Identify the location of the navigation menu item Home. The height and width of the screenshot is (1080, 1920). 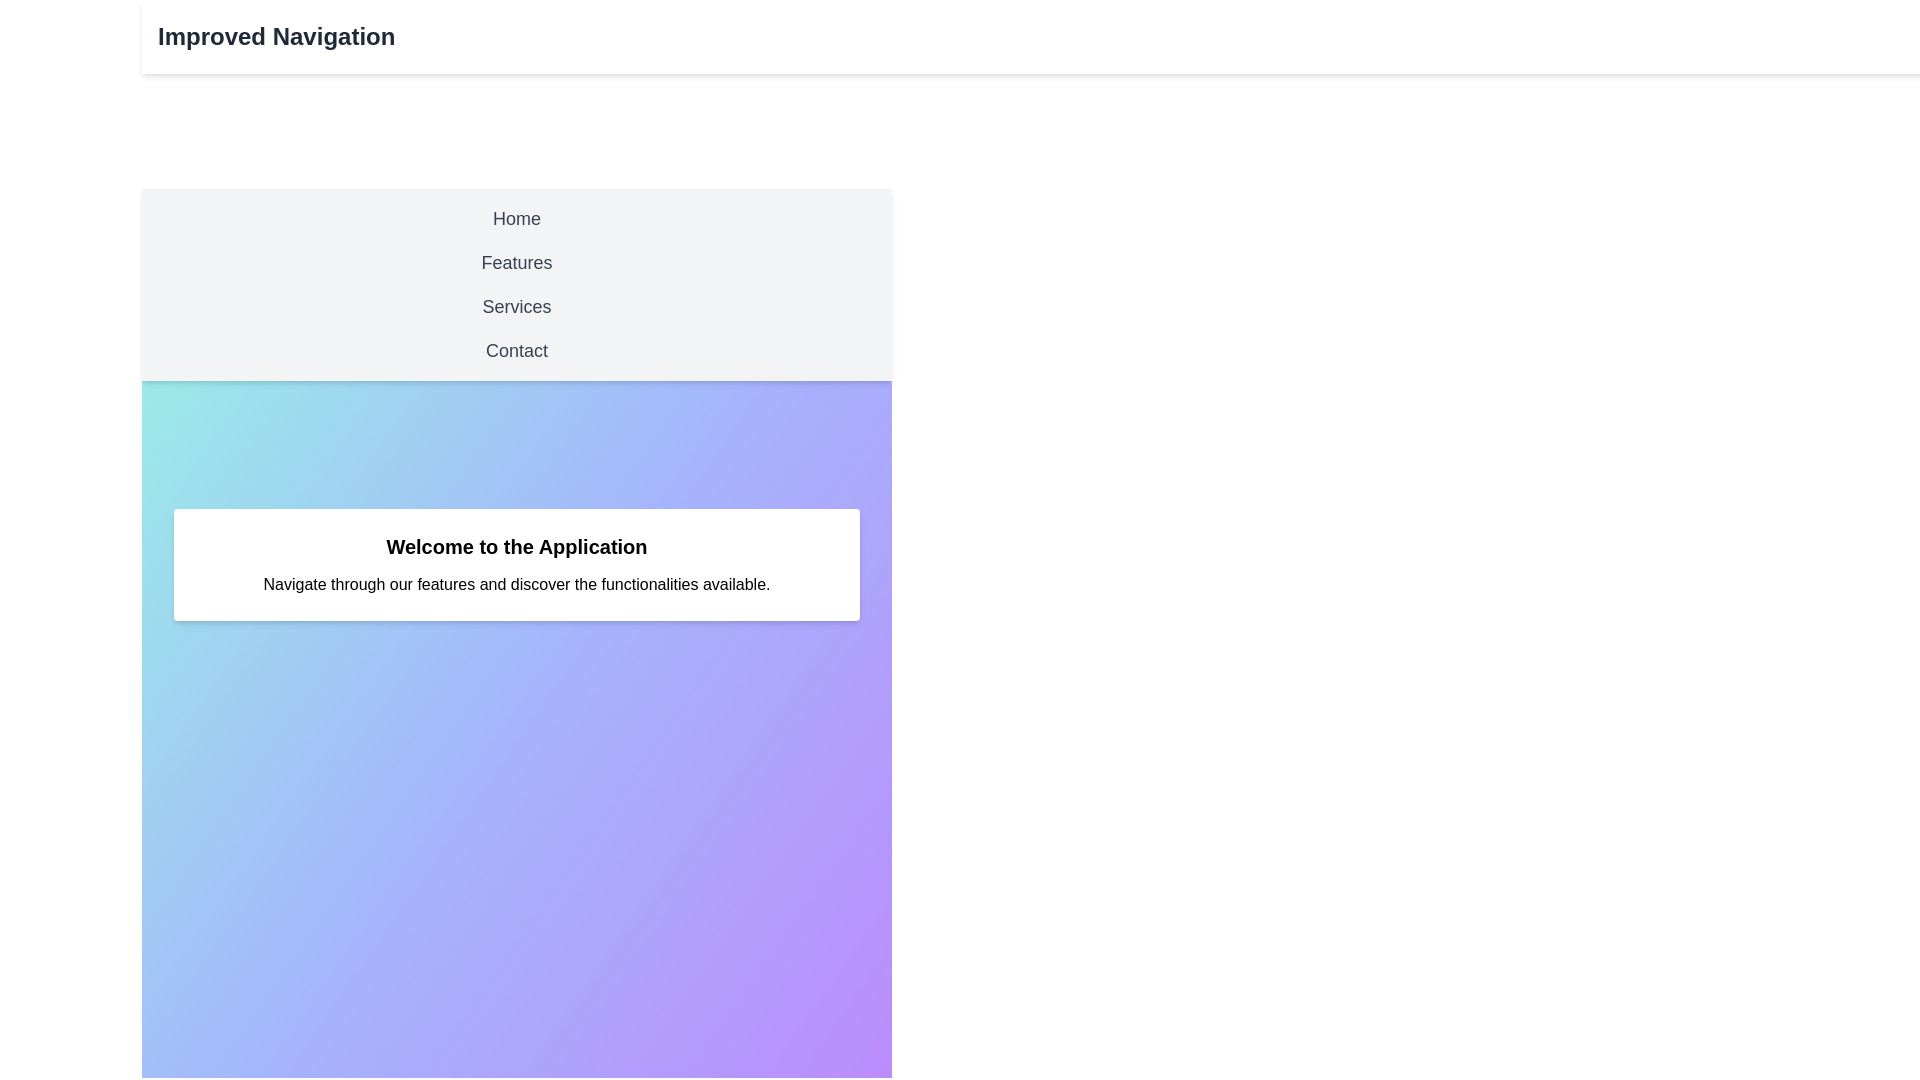
(517, 219).